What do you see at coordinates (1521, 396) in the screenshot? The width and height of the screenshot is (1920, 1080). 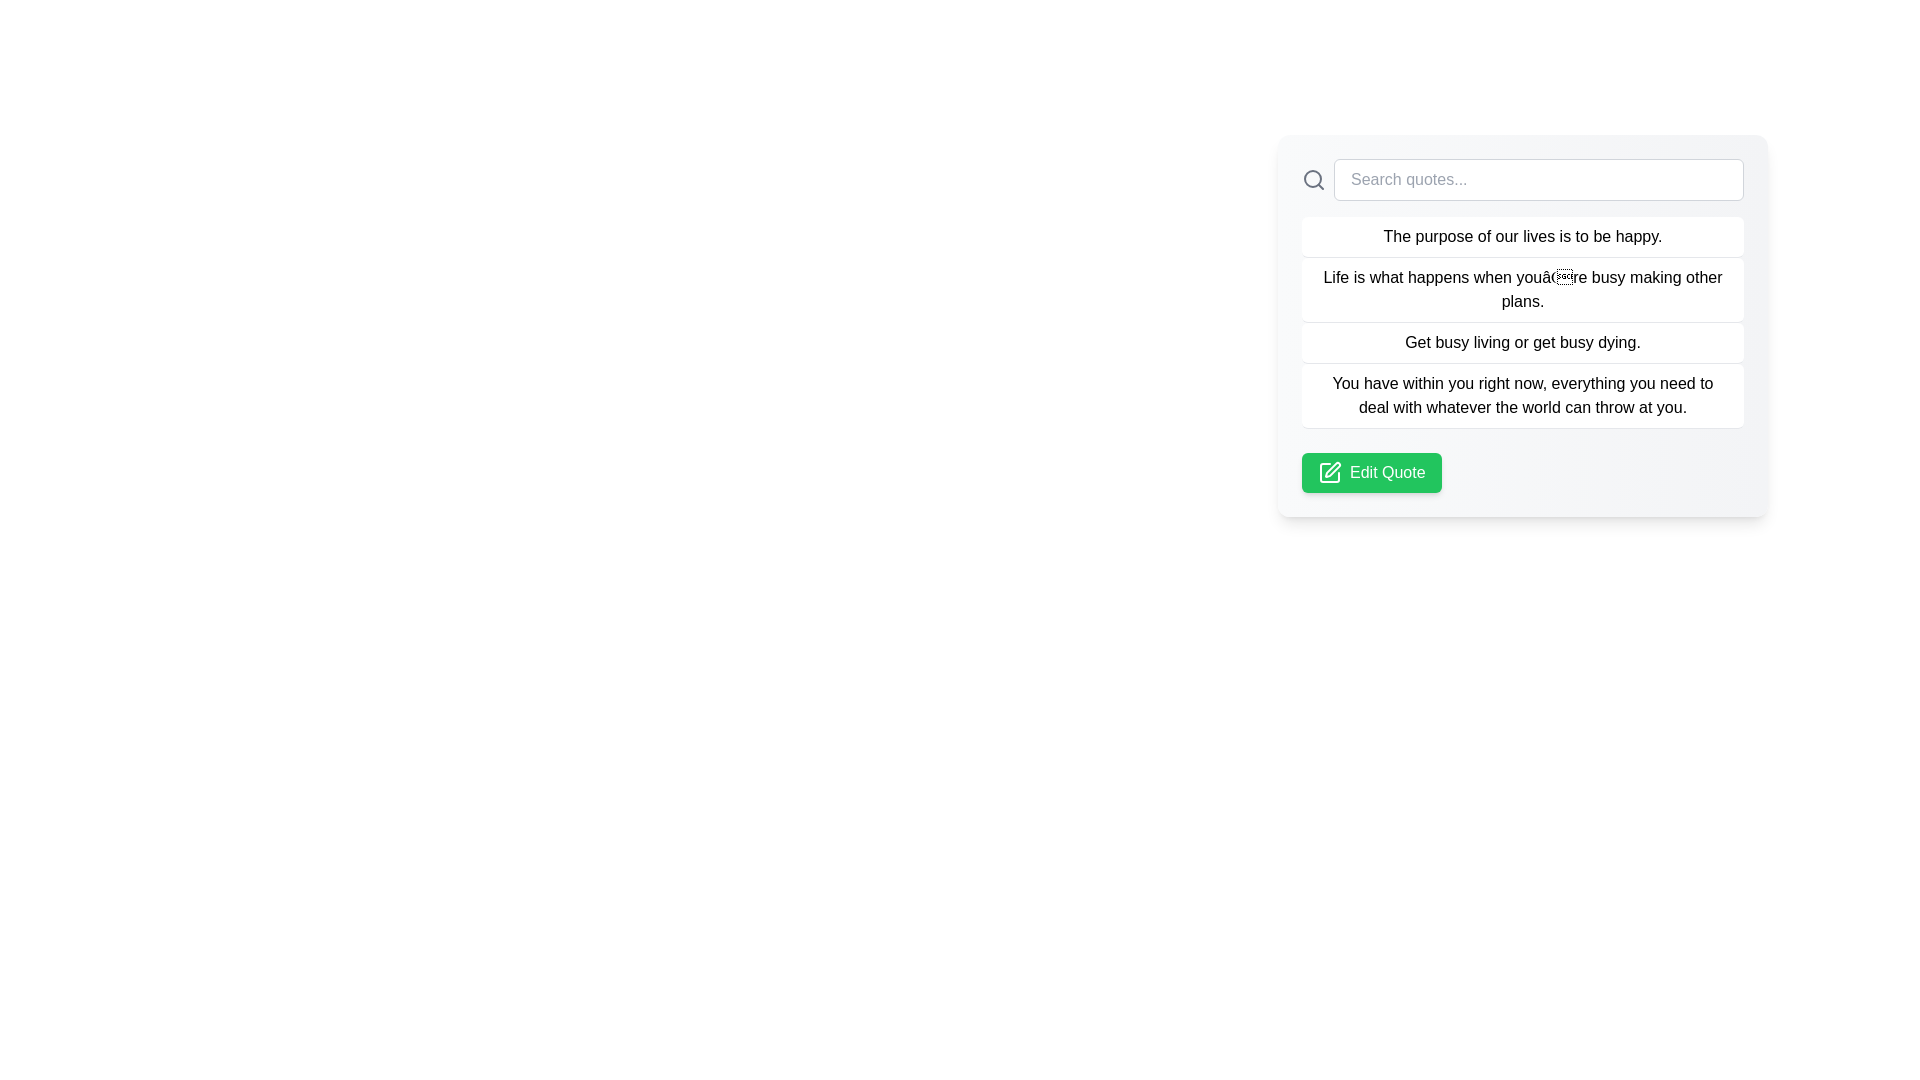 I see `the Text display block element that contains the quote: 'You have within you right now, everything you need to deal with whatever the world can throw at you.'` at bounding box center [1521, 396].